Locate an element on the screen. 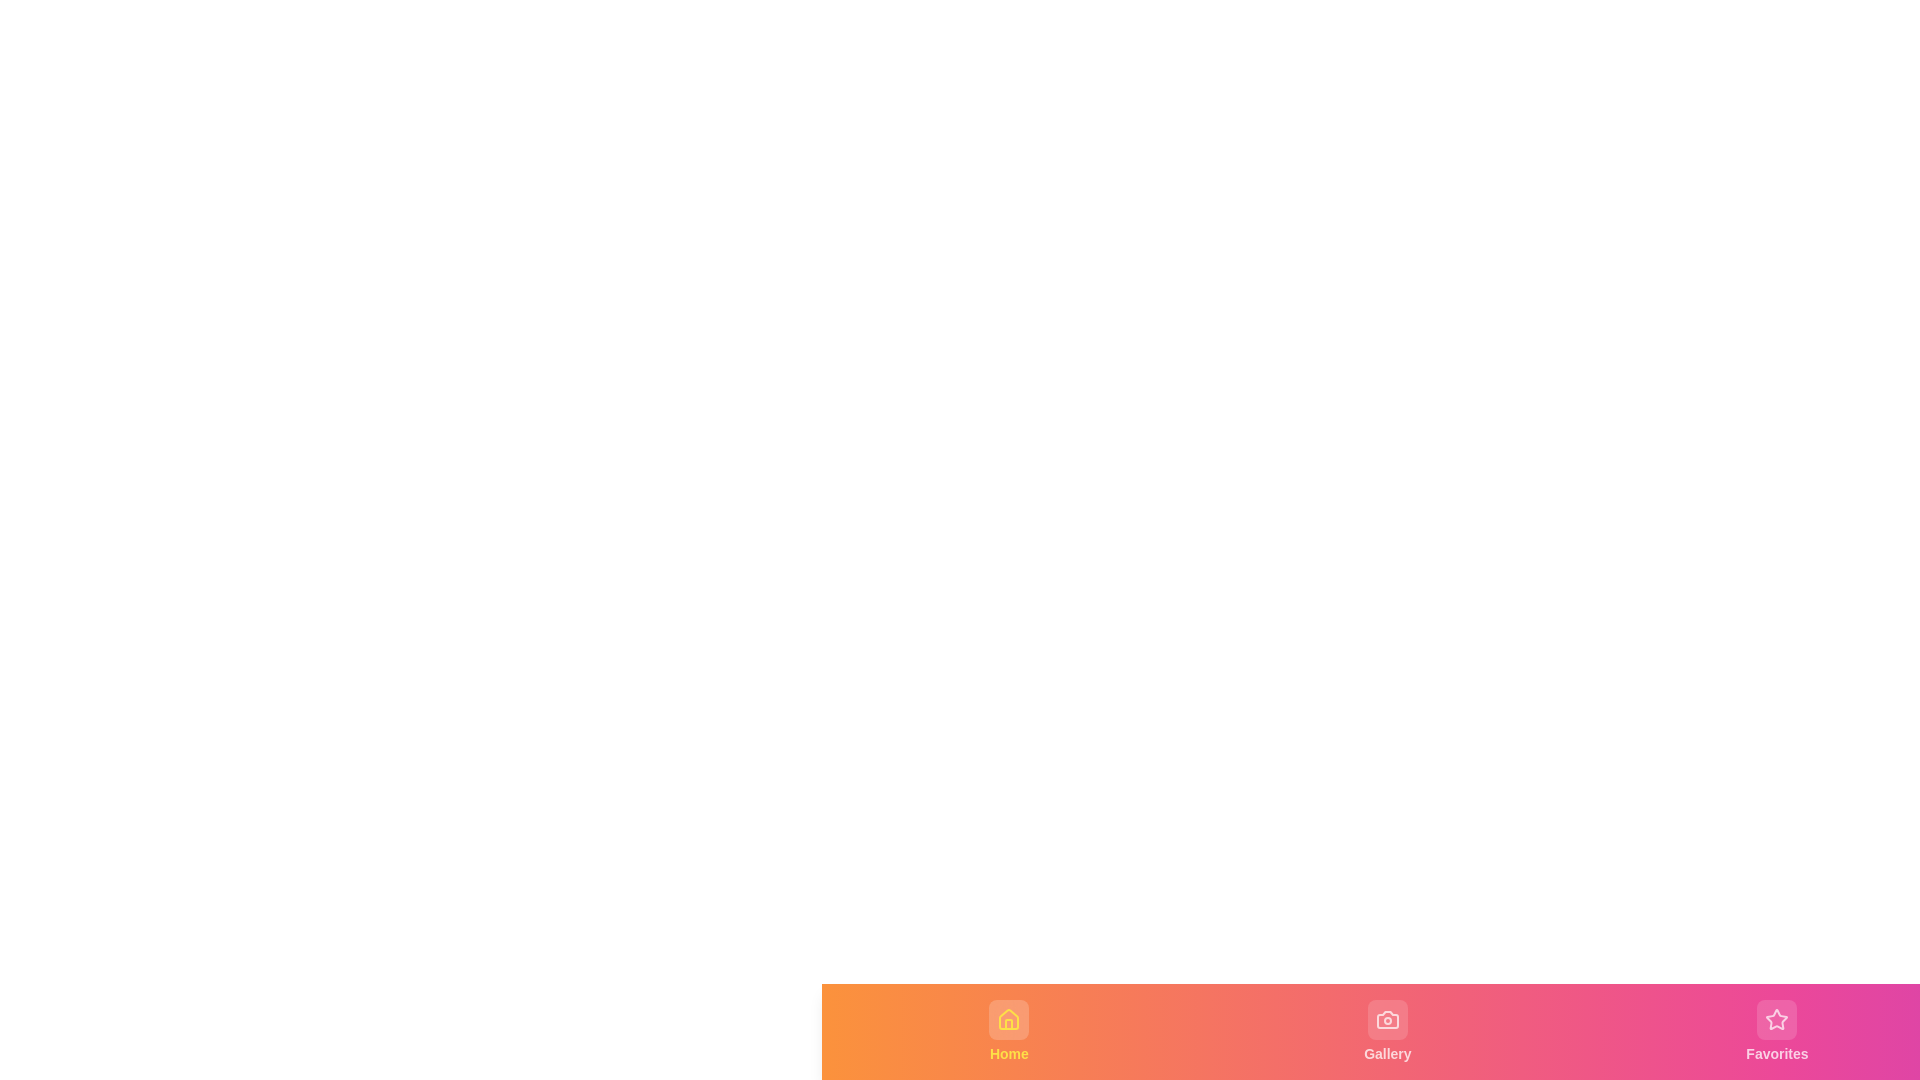 Image resolution: width=1920 pixels, height=1080 pixels. the Home tab to observe the visual feedback is located at coordinates (1009, 1032).